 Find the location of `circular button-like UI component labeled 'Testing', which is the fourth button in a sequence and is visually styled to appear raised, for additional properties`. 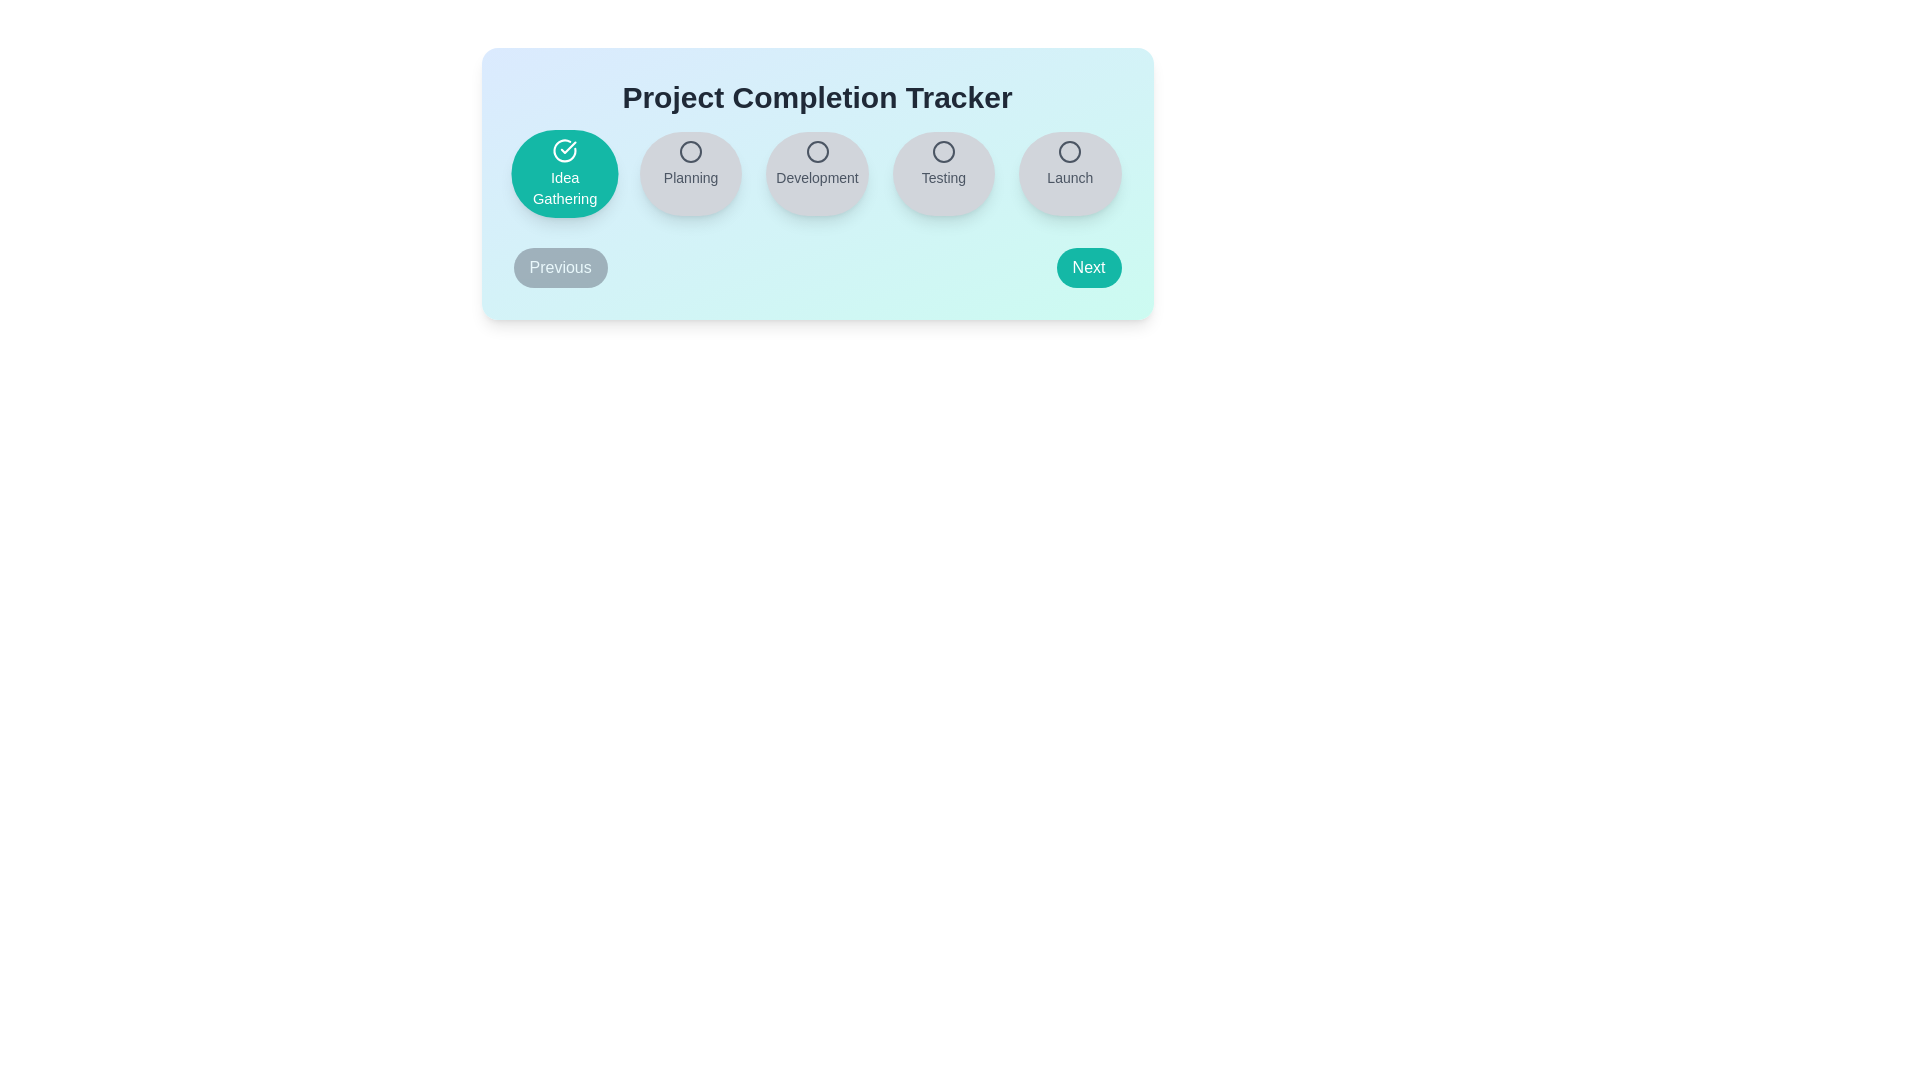

circular button-like UI component labeled 'Testing', which is the fourth button in a sequence and is visually styled to appear raised, for additional properties is located at coordinates (942, 172).